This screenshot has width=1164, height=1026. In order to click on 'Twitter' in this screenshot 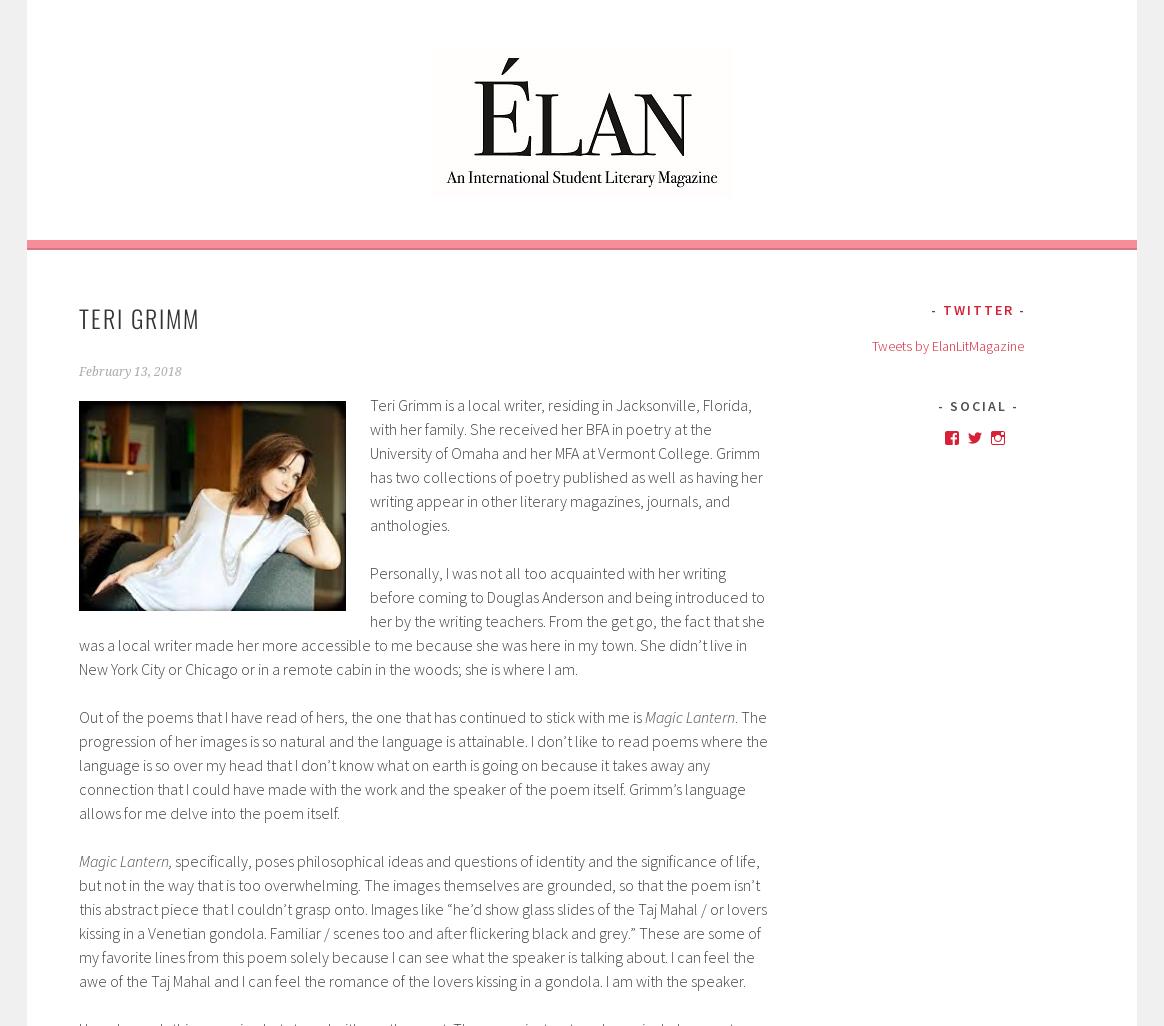, I will do `click(978, 309)`.